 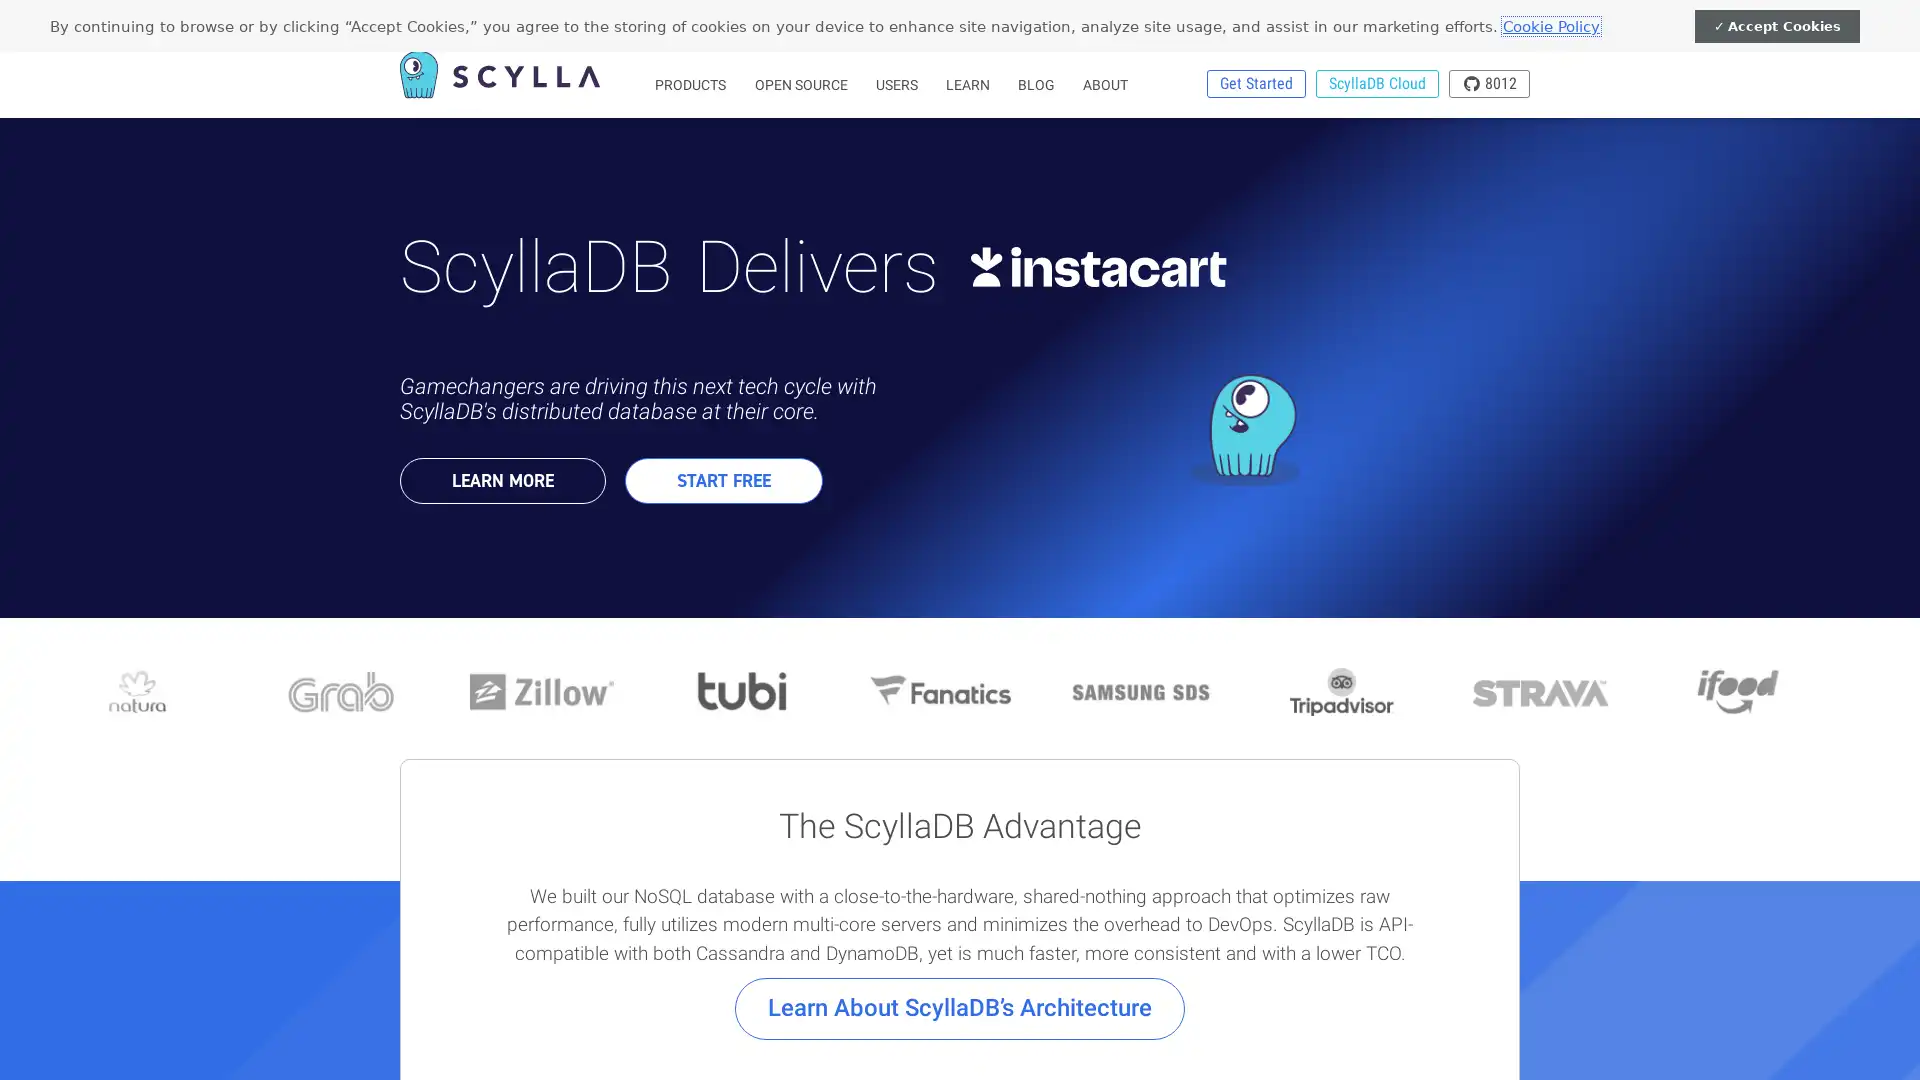 What do you see at coordinates (960, 1009) in the screenshot?
I see `Learn About ScyllaDBs Architecture` at bounding box center [960, 1009].